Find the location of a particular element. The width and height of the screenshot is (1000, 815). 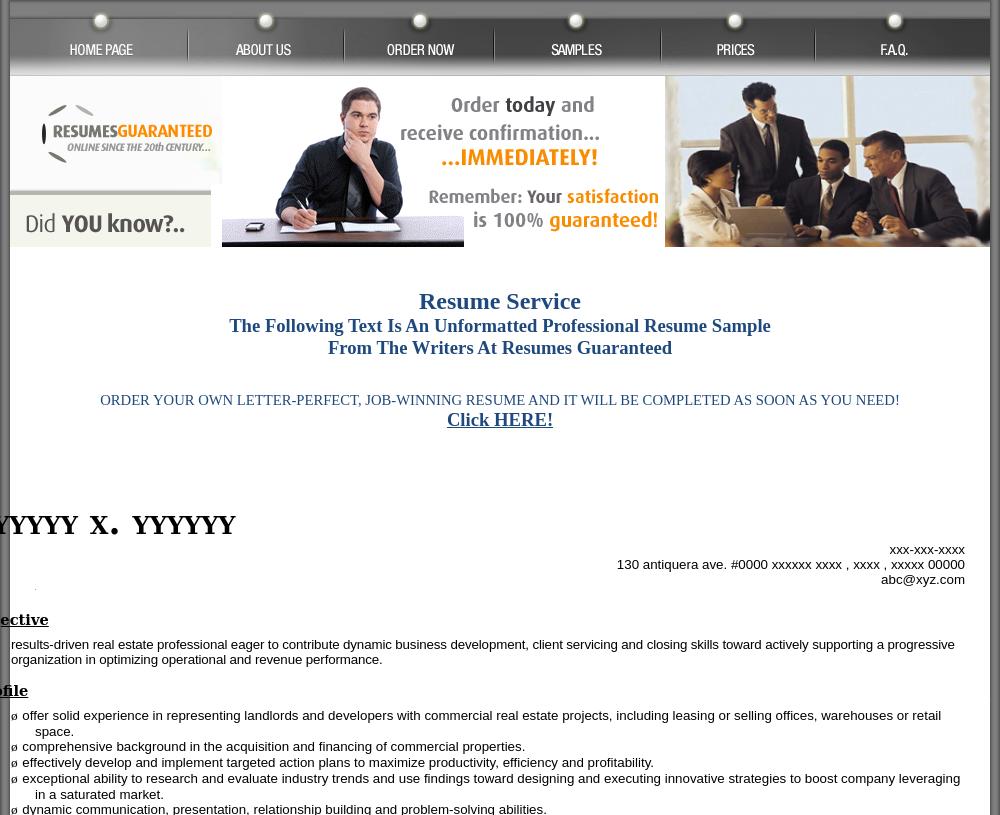

'130 antiquera ave. #0000
xxxxxx xxxx , xxxx , xxxxx 00000' is located at coordinates (790, 563).